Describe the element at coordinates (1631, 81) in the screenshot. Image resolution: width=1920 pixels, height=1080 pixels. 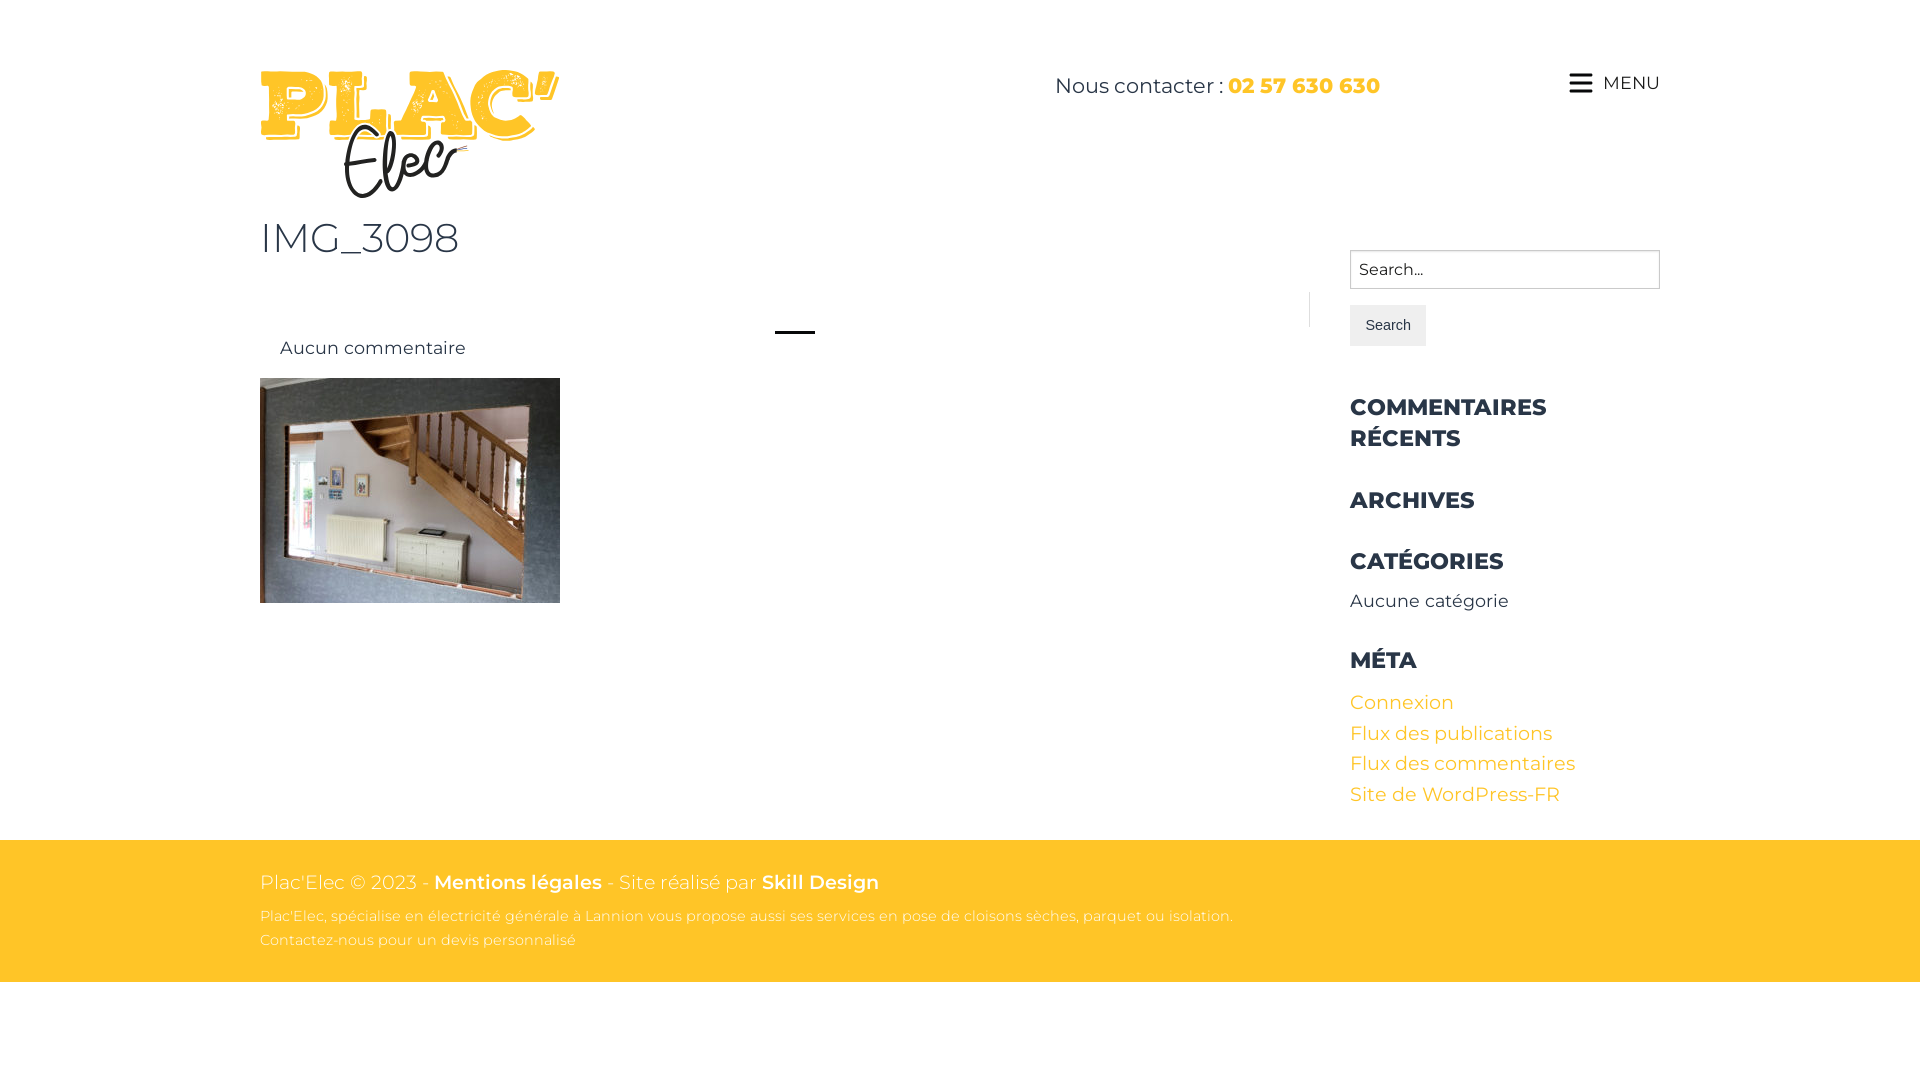
I see `'MENU'` at that location.